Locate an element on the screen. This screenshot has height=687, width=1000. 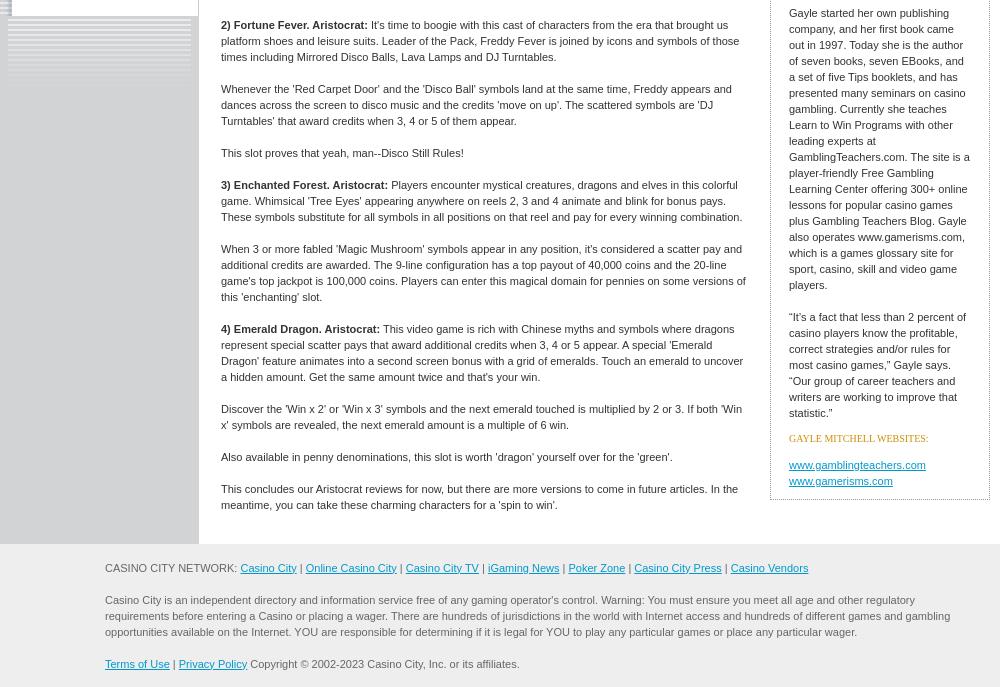
'Gayle Mitchell Websites:' is located at coordinates (857, 438).